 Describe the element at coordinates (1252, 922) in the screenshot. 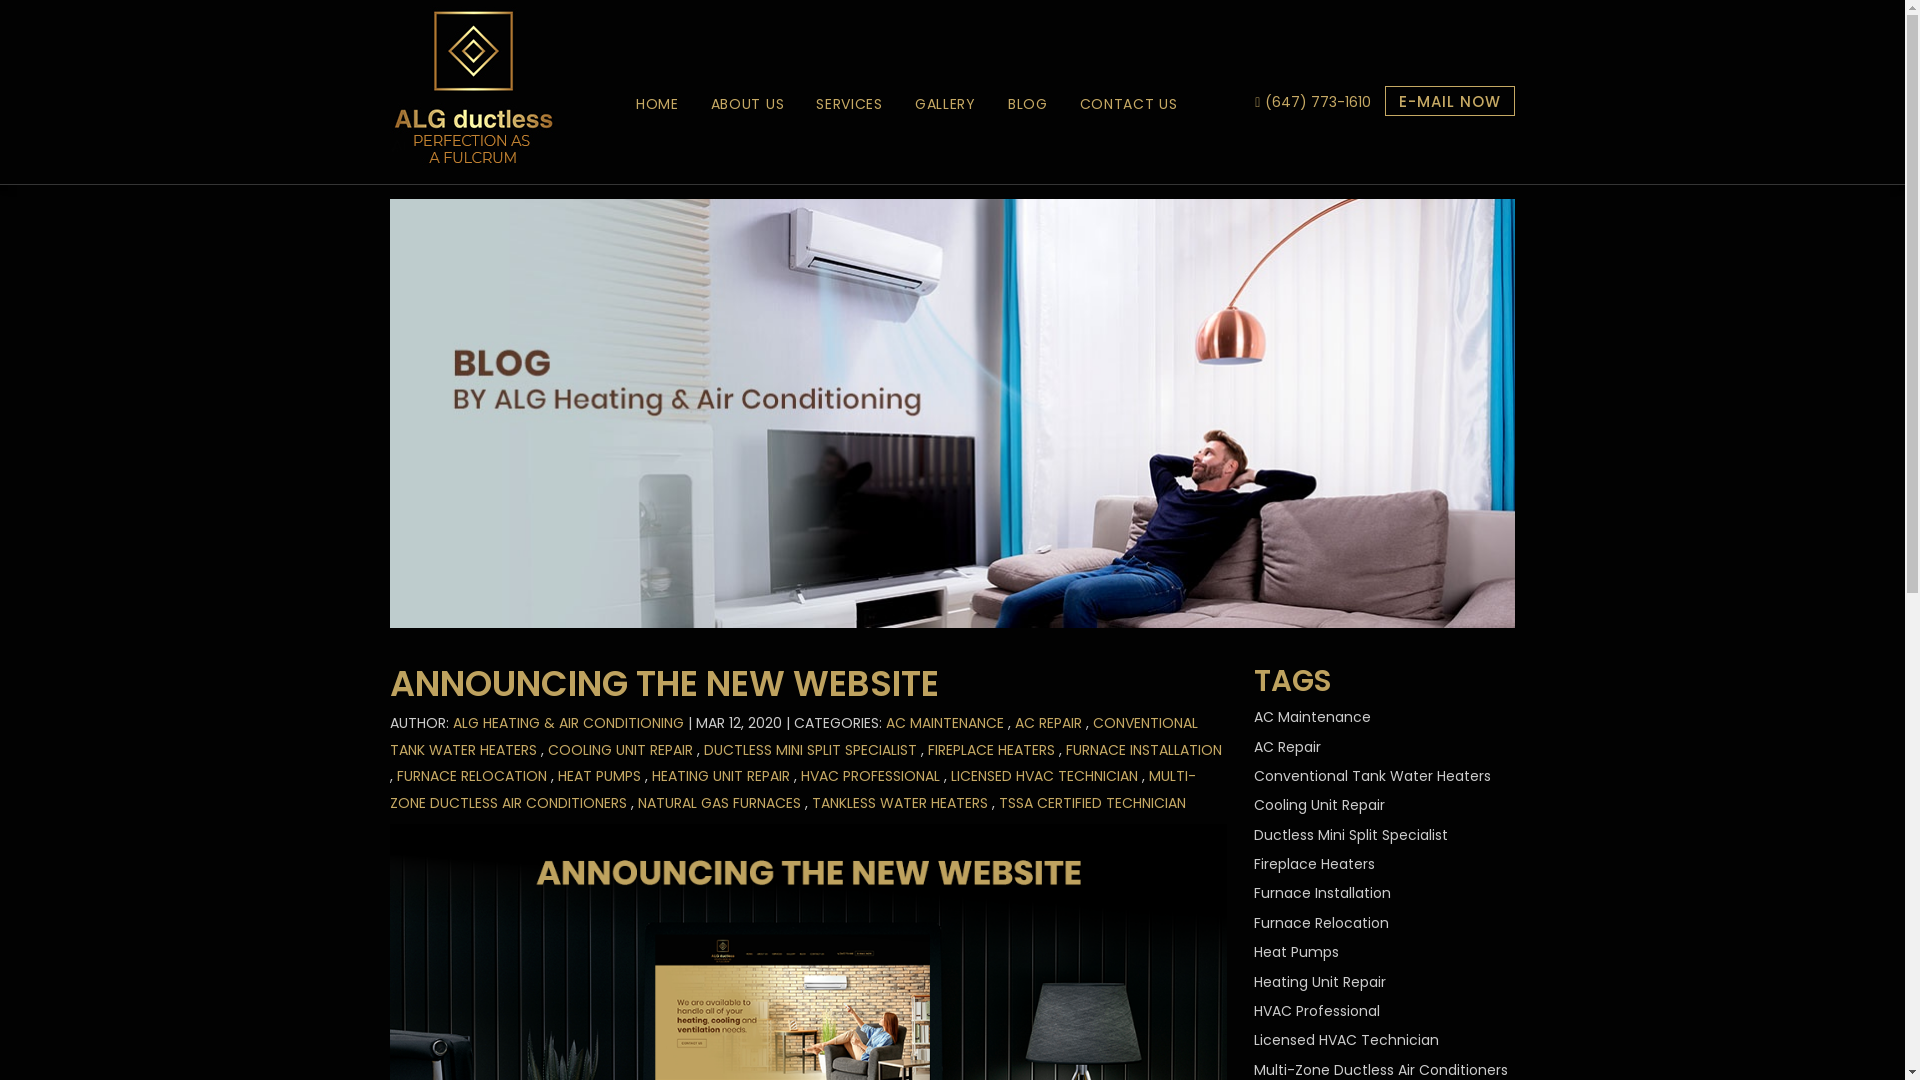

I see `'Furnace Relocation'` at that location.